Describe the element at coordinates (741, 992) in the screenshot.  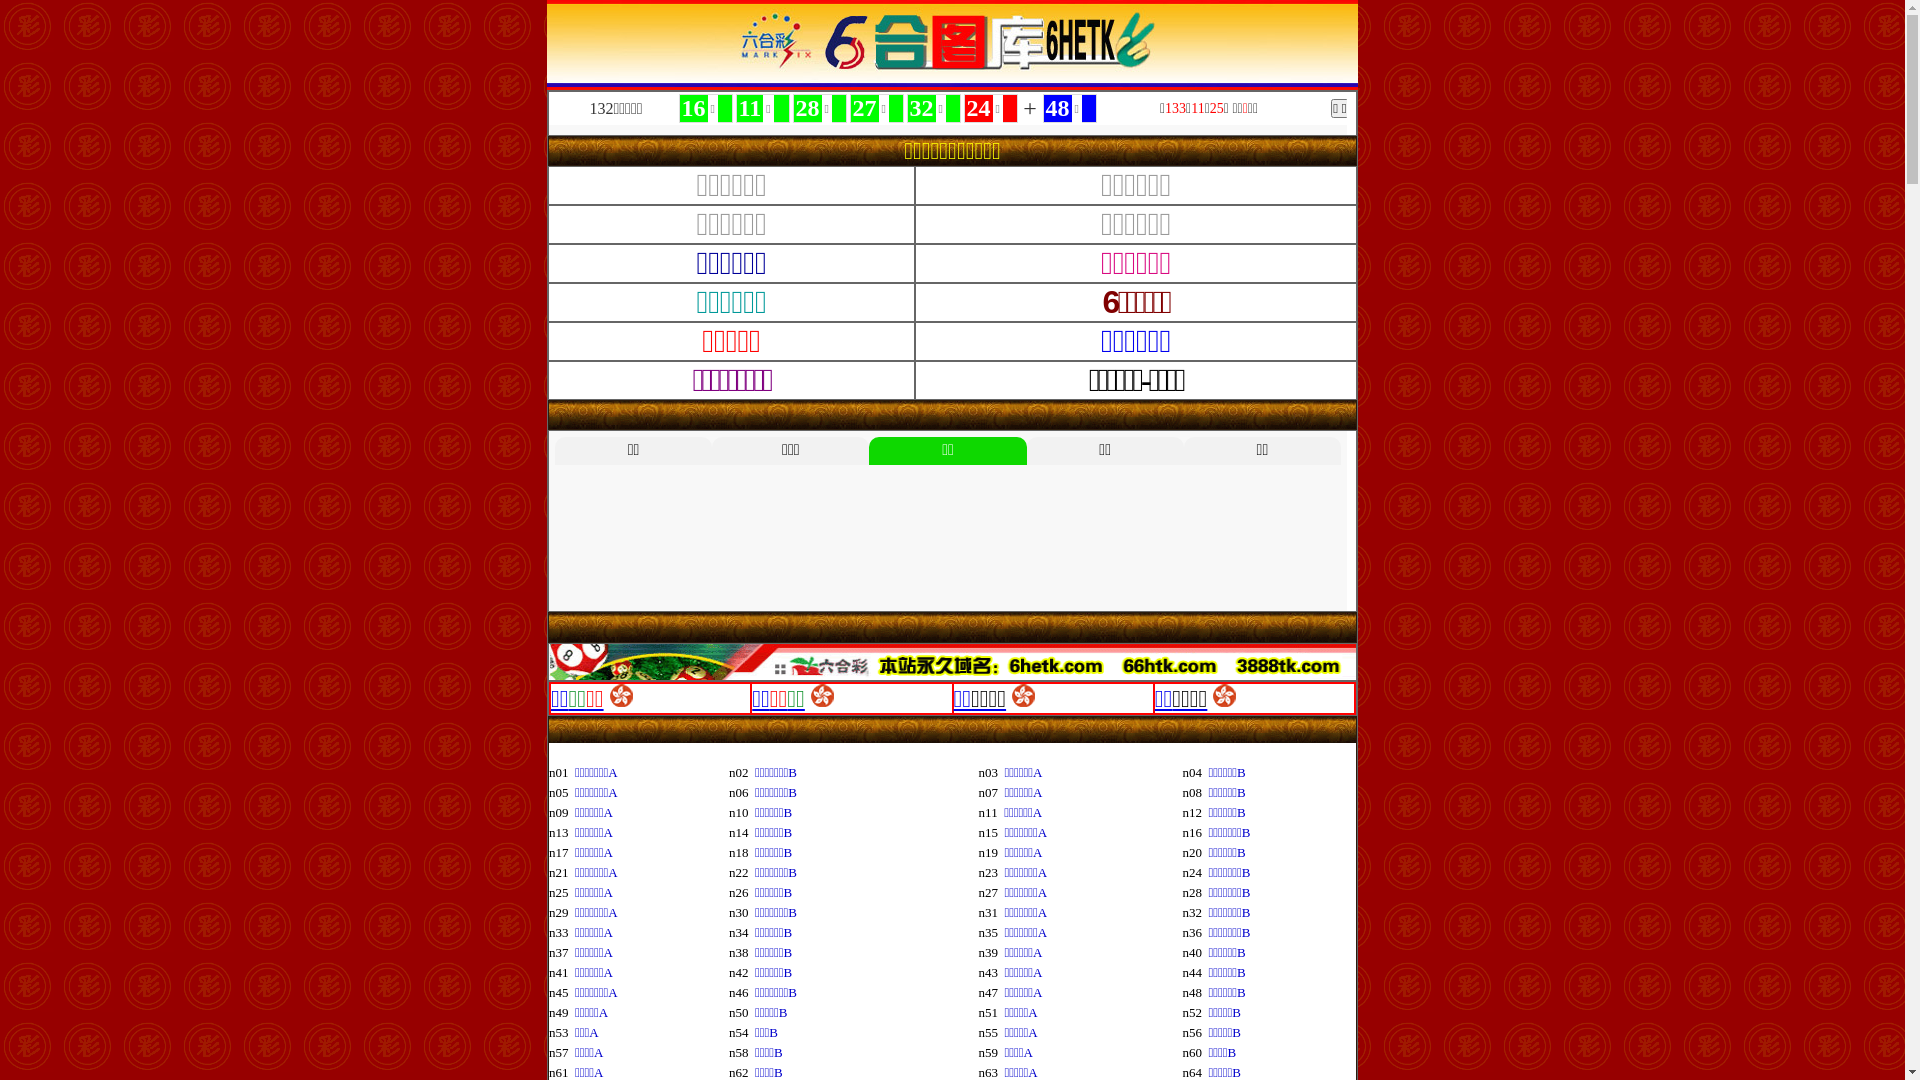
I see `'n46 '` at that location.